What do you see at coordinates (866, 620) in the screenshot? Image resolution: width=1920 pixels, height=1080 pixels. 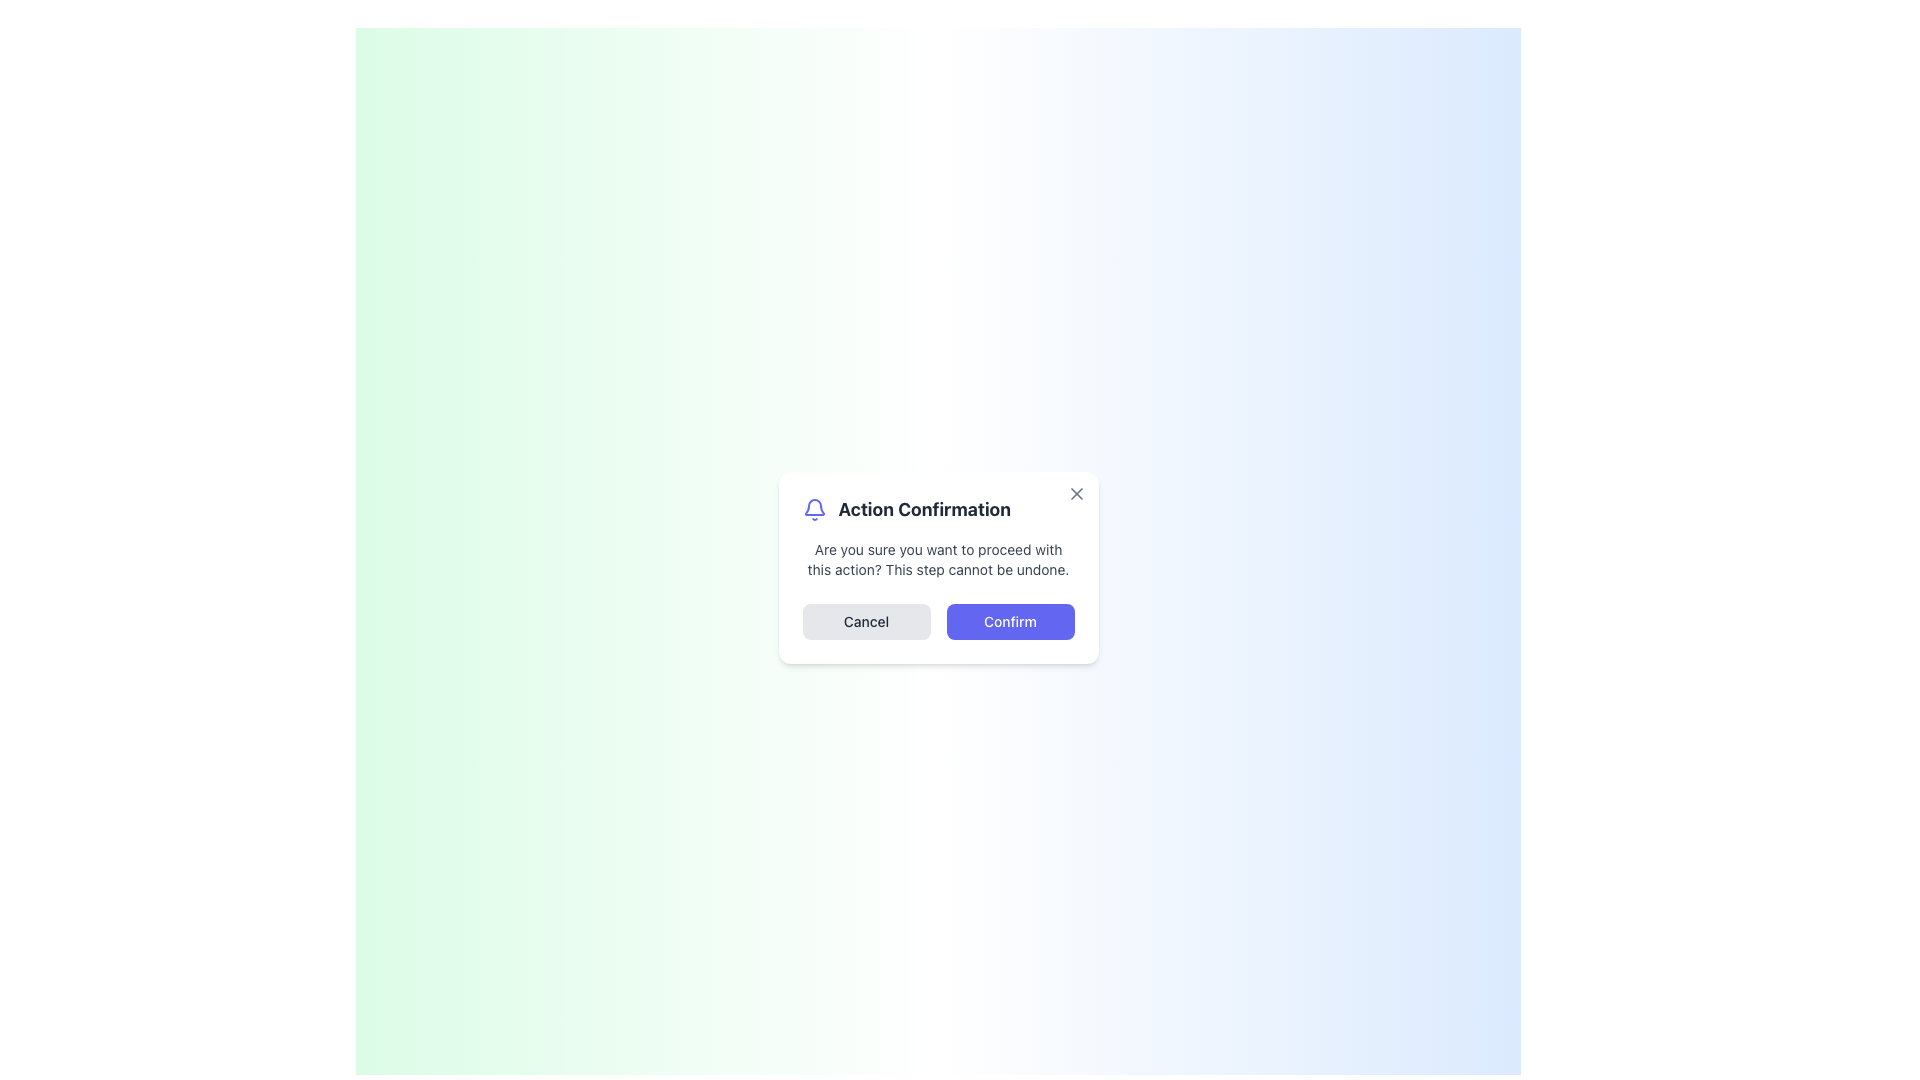 I see `the 'Cancel' button, which is a rectangular button with rounded corners, gray background, located in the bottom left of the confirmation dialog box` at bounding box center [866, 620].